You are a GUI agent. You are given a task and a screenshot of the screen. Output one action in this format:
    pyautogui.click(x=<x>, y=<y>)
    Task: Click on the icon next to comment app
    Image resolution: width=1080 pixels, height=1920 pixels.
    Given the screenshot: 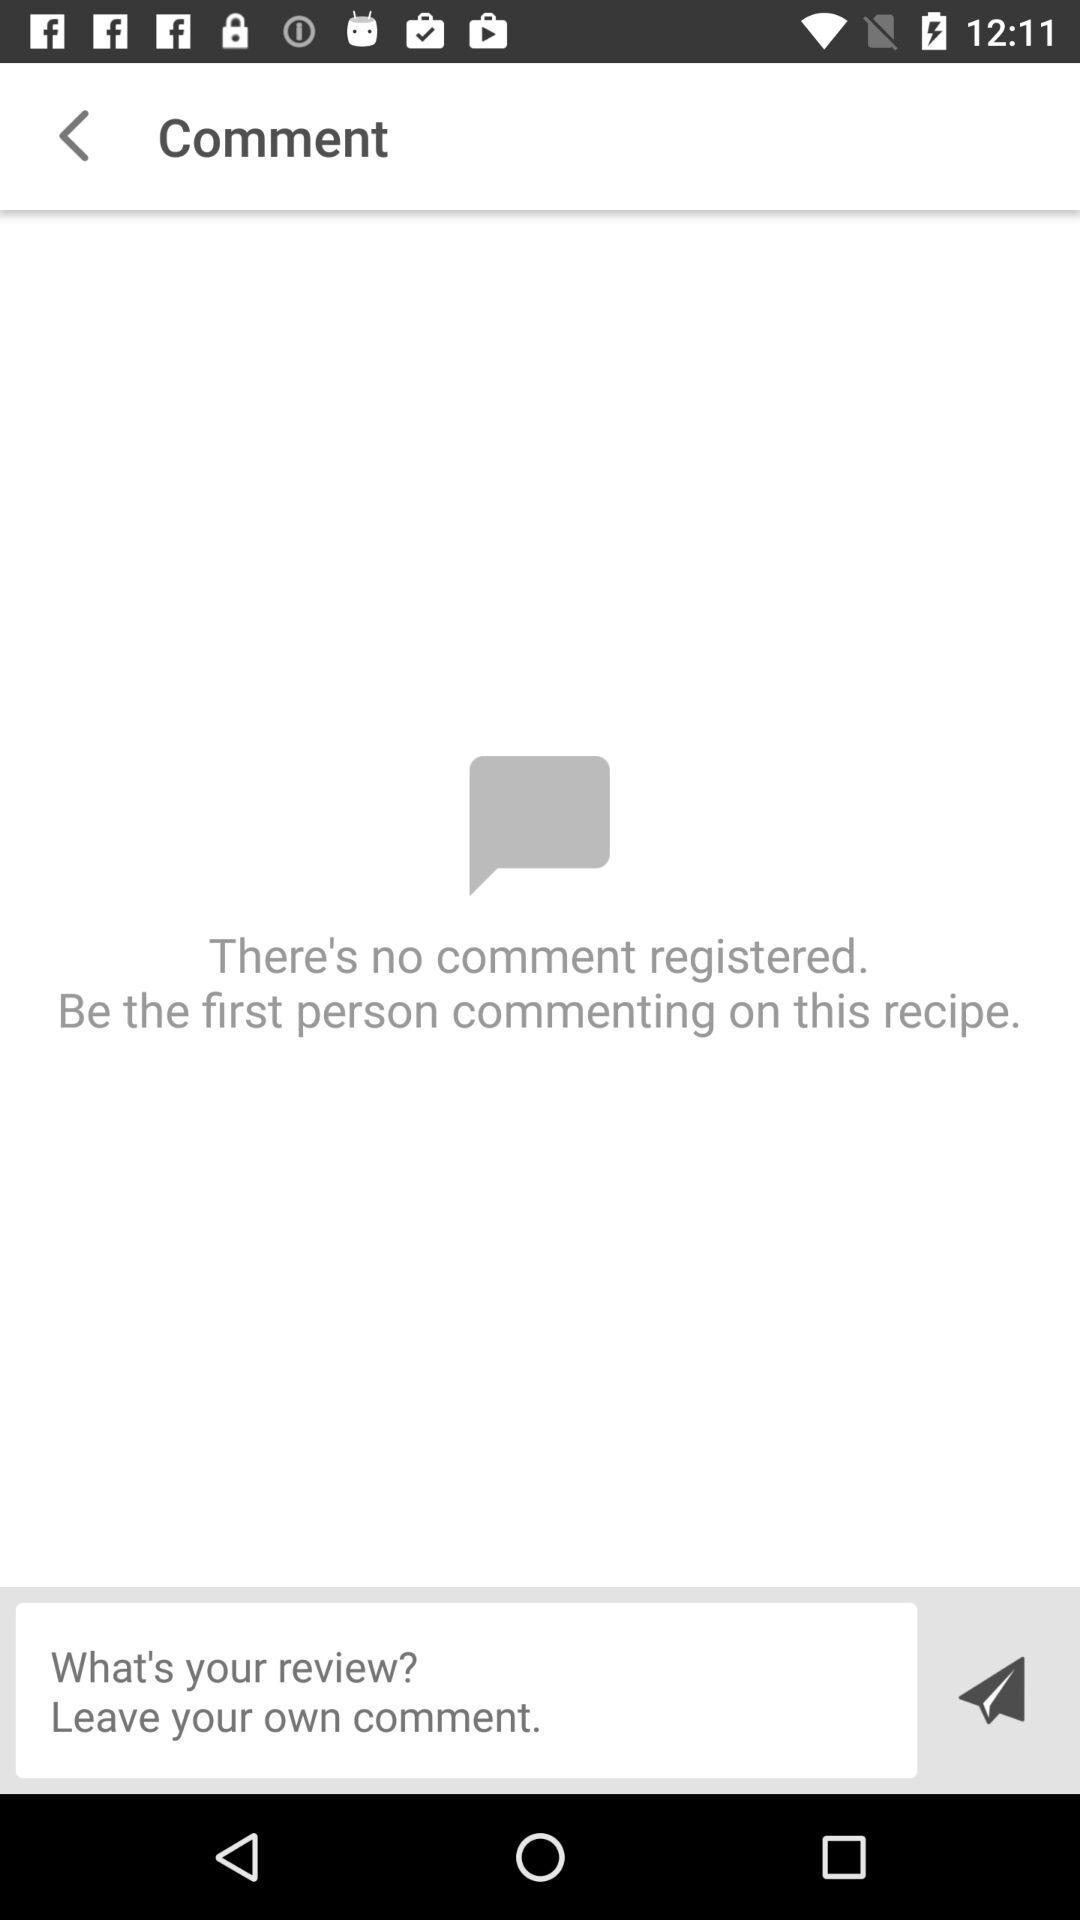 What is the action you would take?
    pyautogui.click(x=72, y=135)
    